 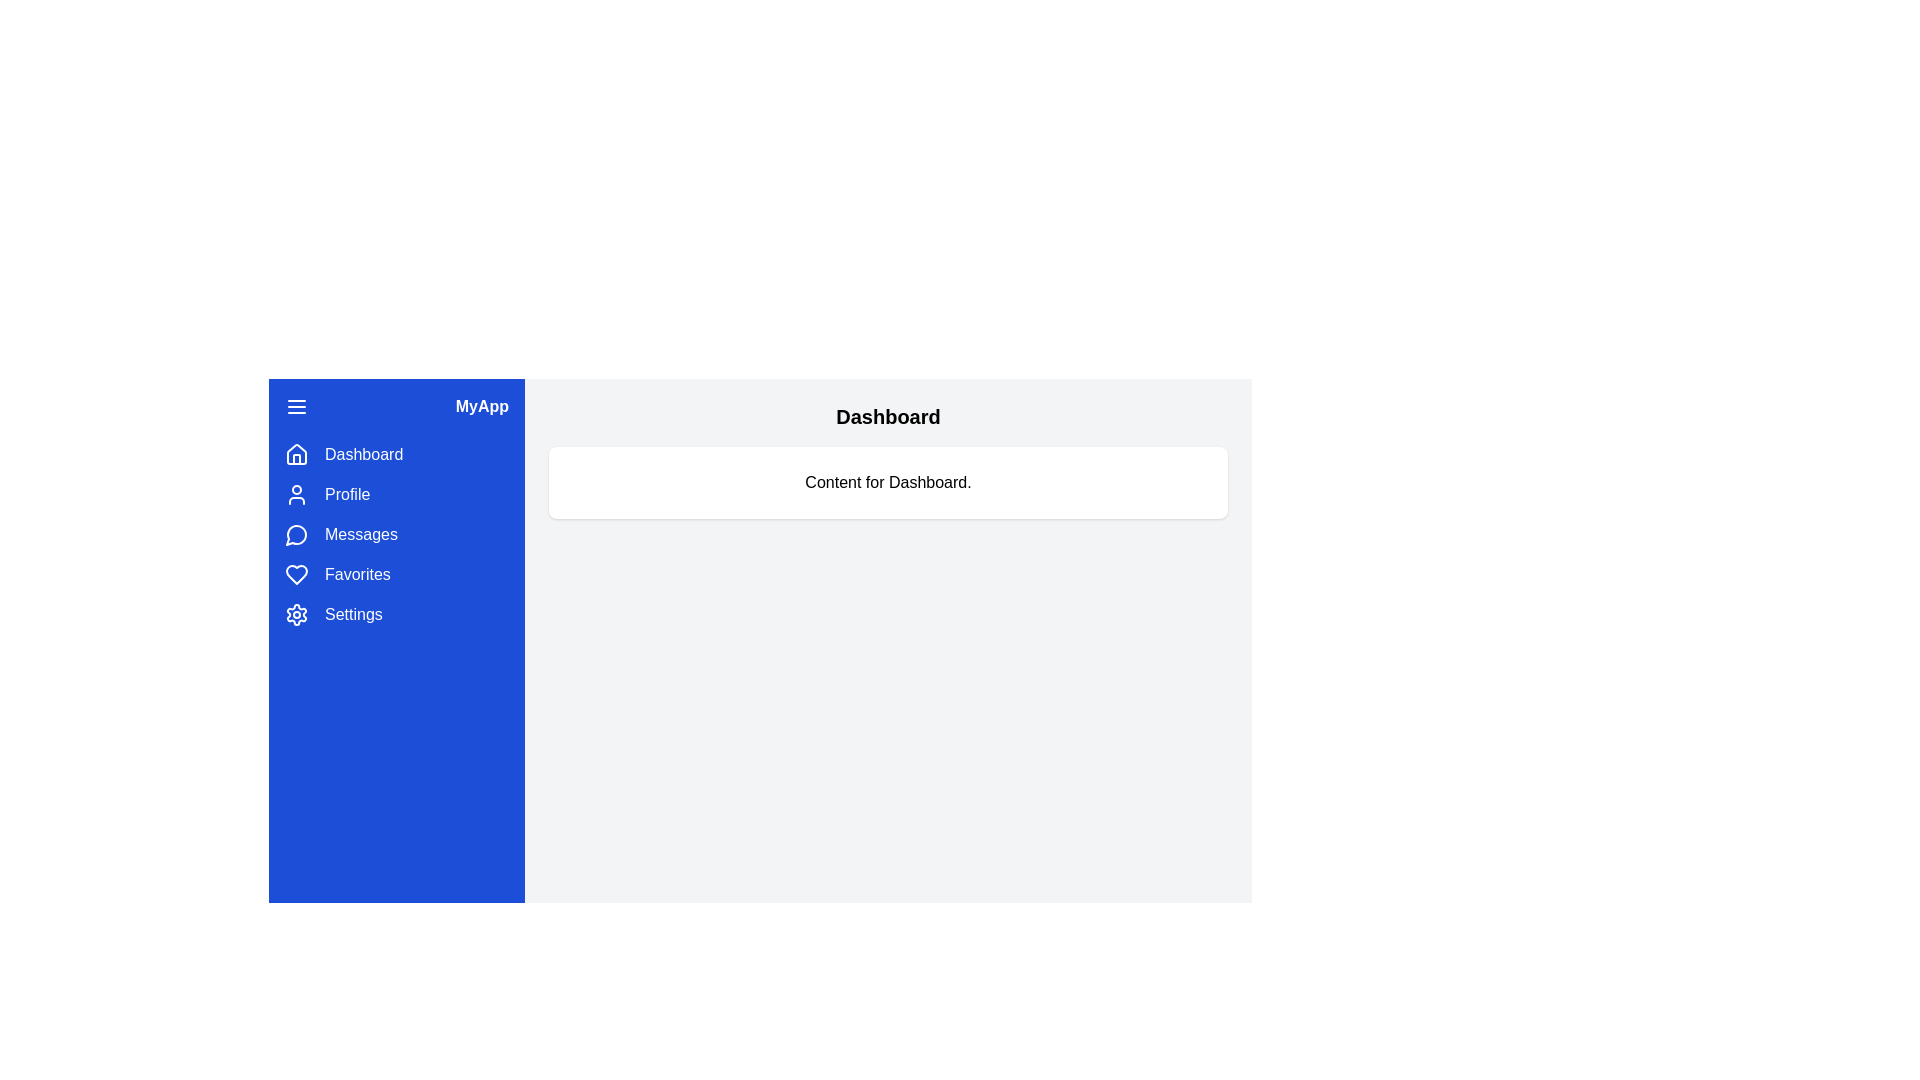 I want to click on the user silhouette icon in the vertical navigation menu, located to the left of the 'Profile' text, so click(x=296, y=494).